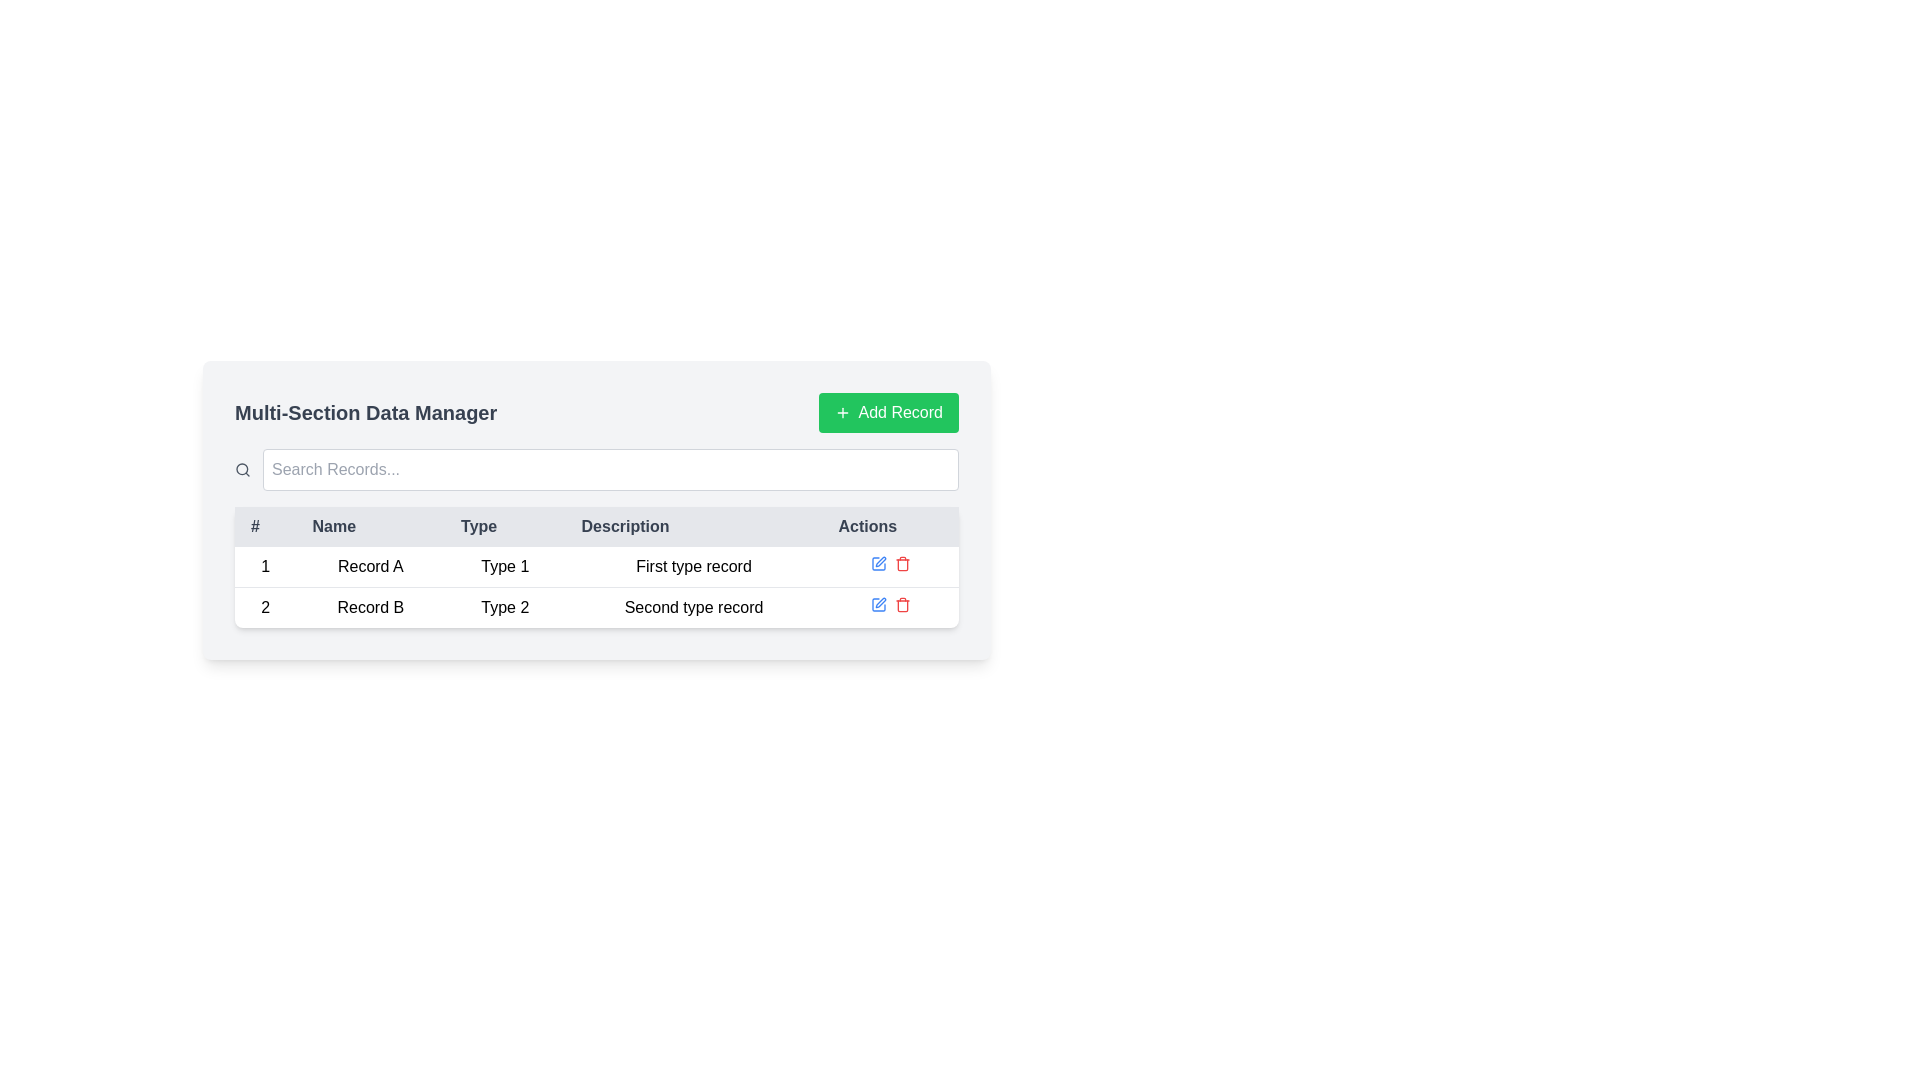 The height and width of the screenshot is (1080, 1920). Describe the element at coordinates (887, 411) in the screenshot. I see `the button located in the upper-right corner of the 'Multi-Section Data Manager'` at that location.